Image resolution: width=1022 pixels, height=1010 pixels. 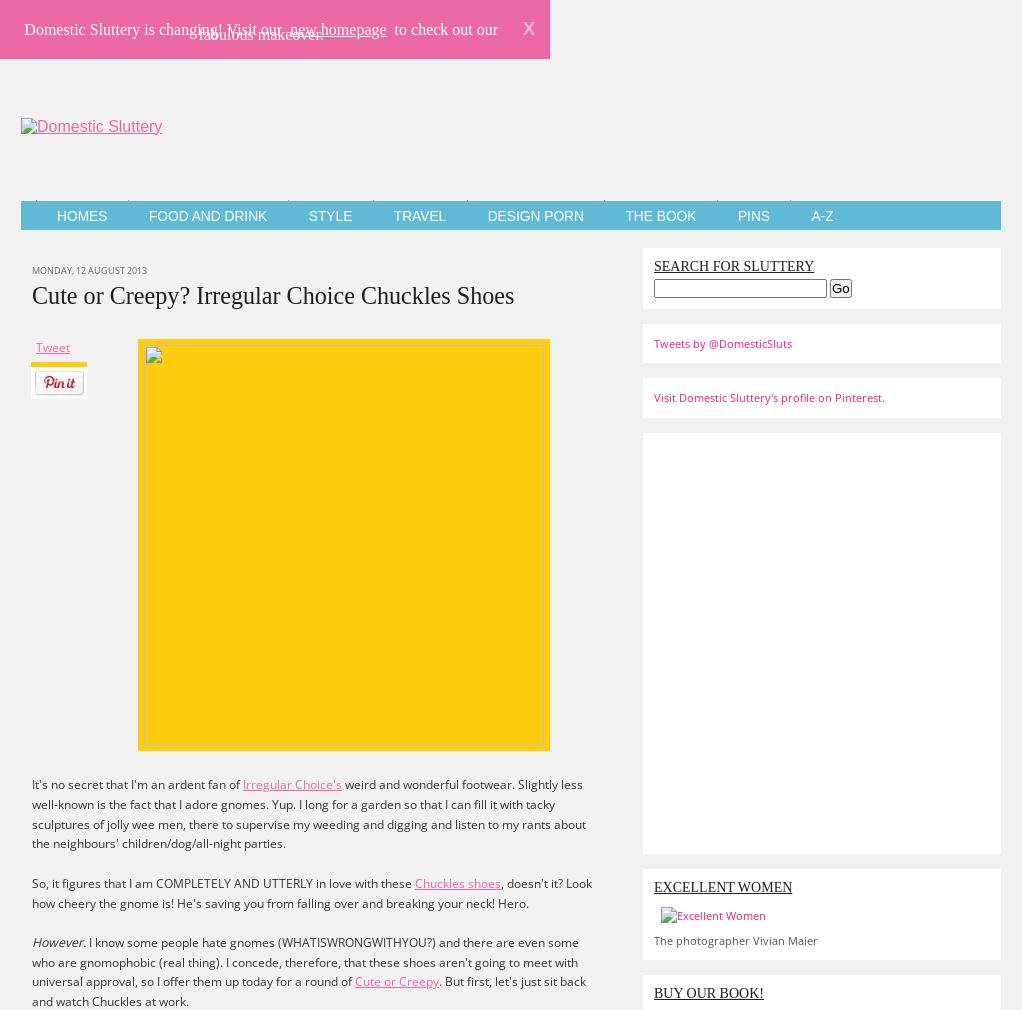 What do you see at coordinates (527, 27) in the screenshot?
I see `'X'` at bounding box center [527, 27].